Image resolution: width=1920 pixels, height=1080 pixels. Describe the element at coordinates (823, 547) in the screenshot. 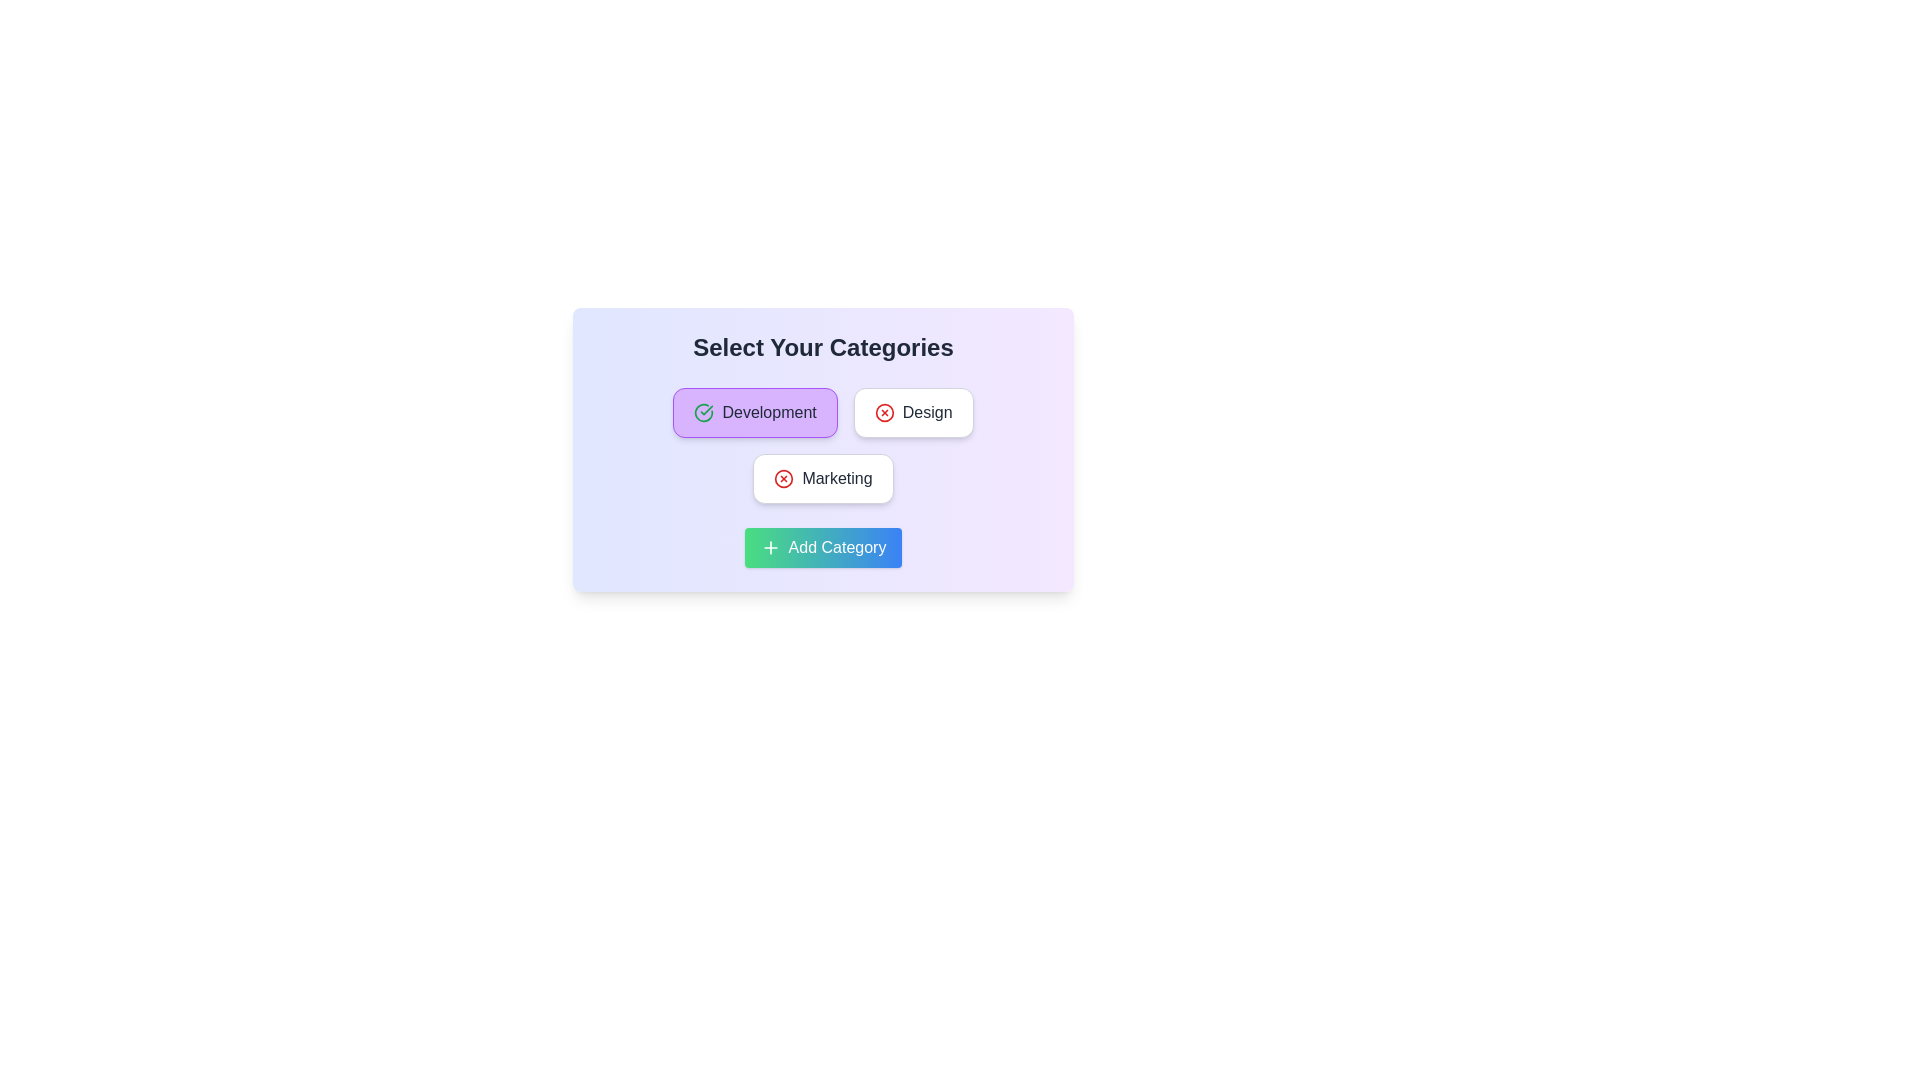

I see `the 'Add Category' button to add a new category` at that location.